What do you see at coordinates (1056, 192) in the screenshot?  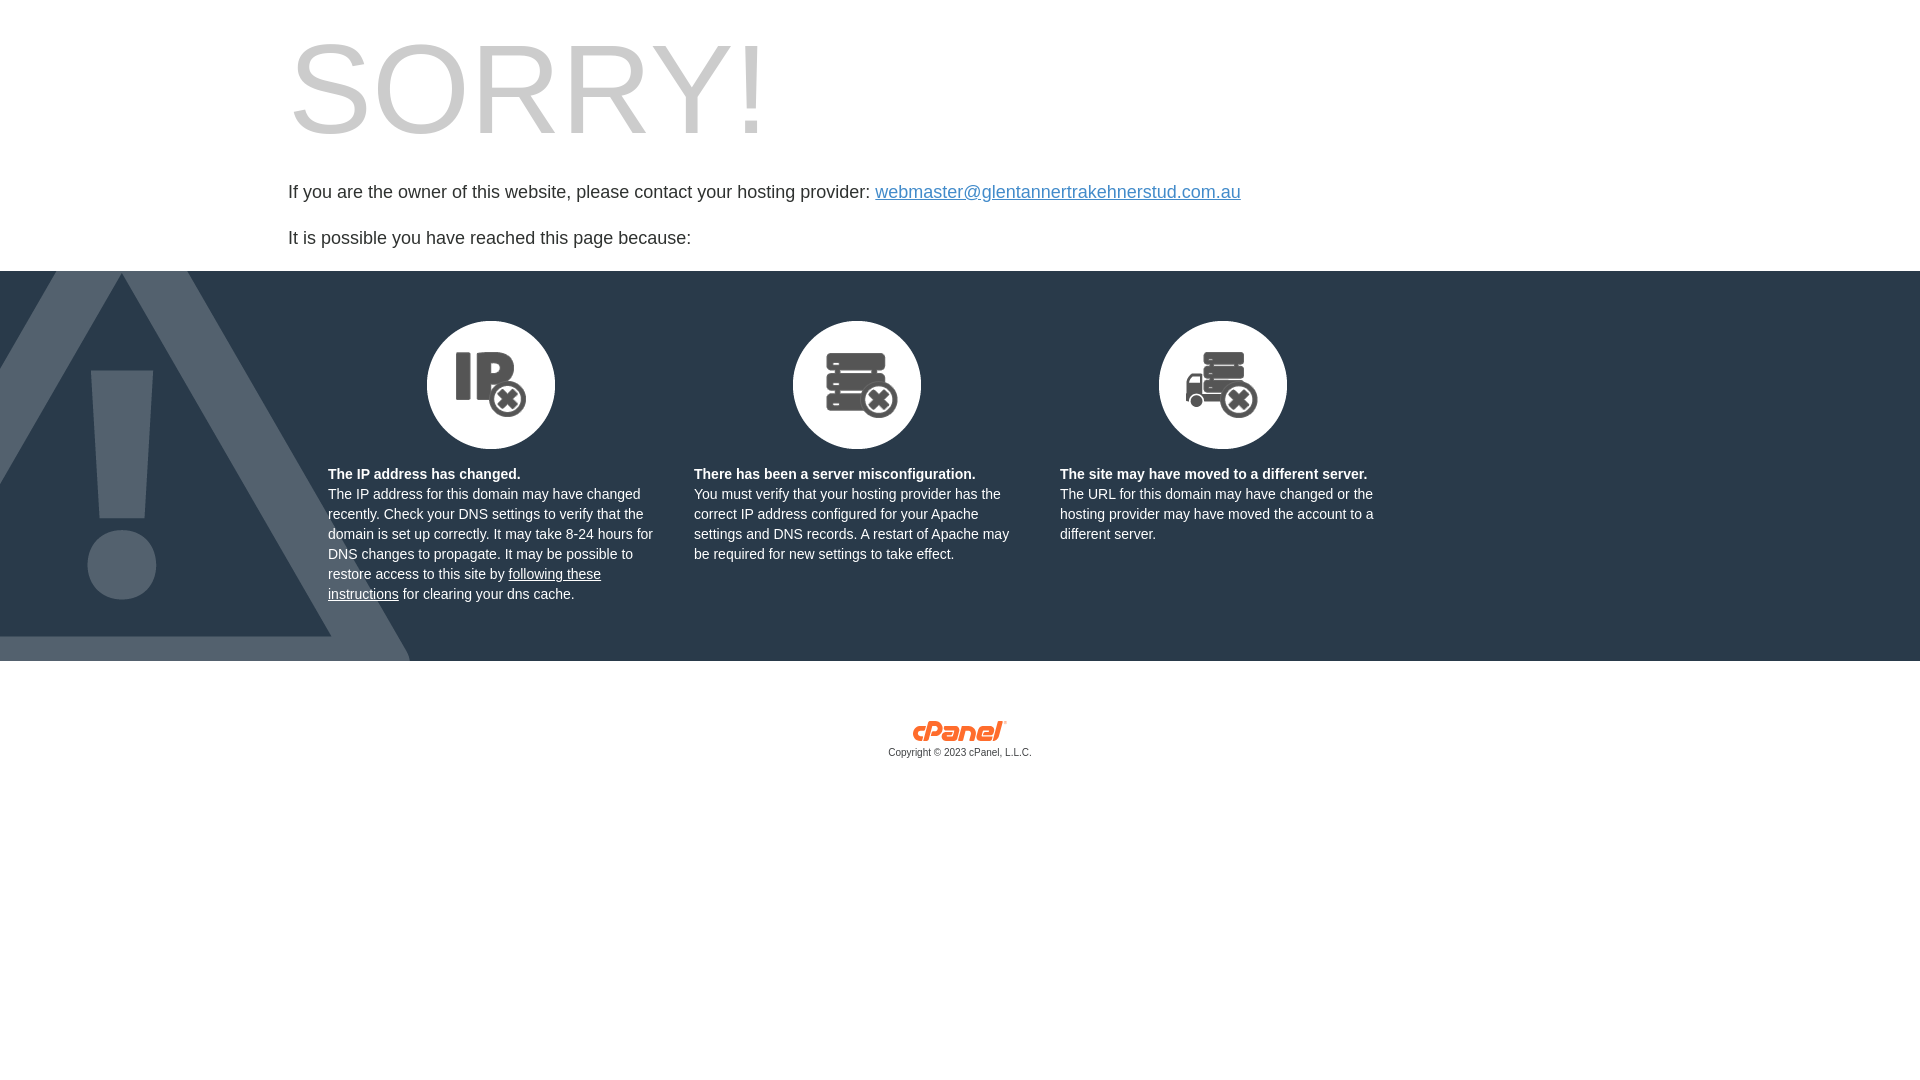 I see `'webmaster@glentannertrakehnerstud.com.au'` at bounding box center [1056, 192].